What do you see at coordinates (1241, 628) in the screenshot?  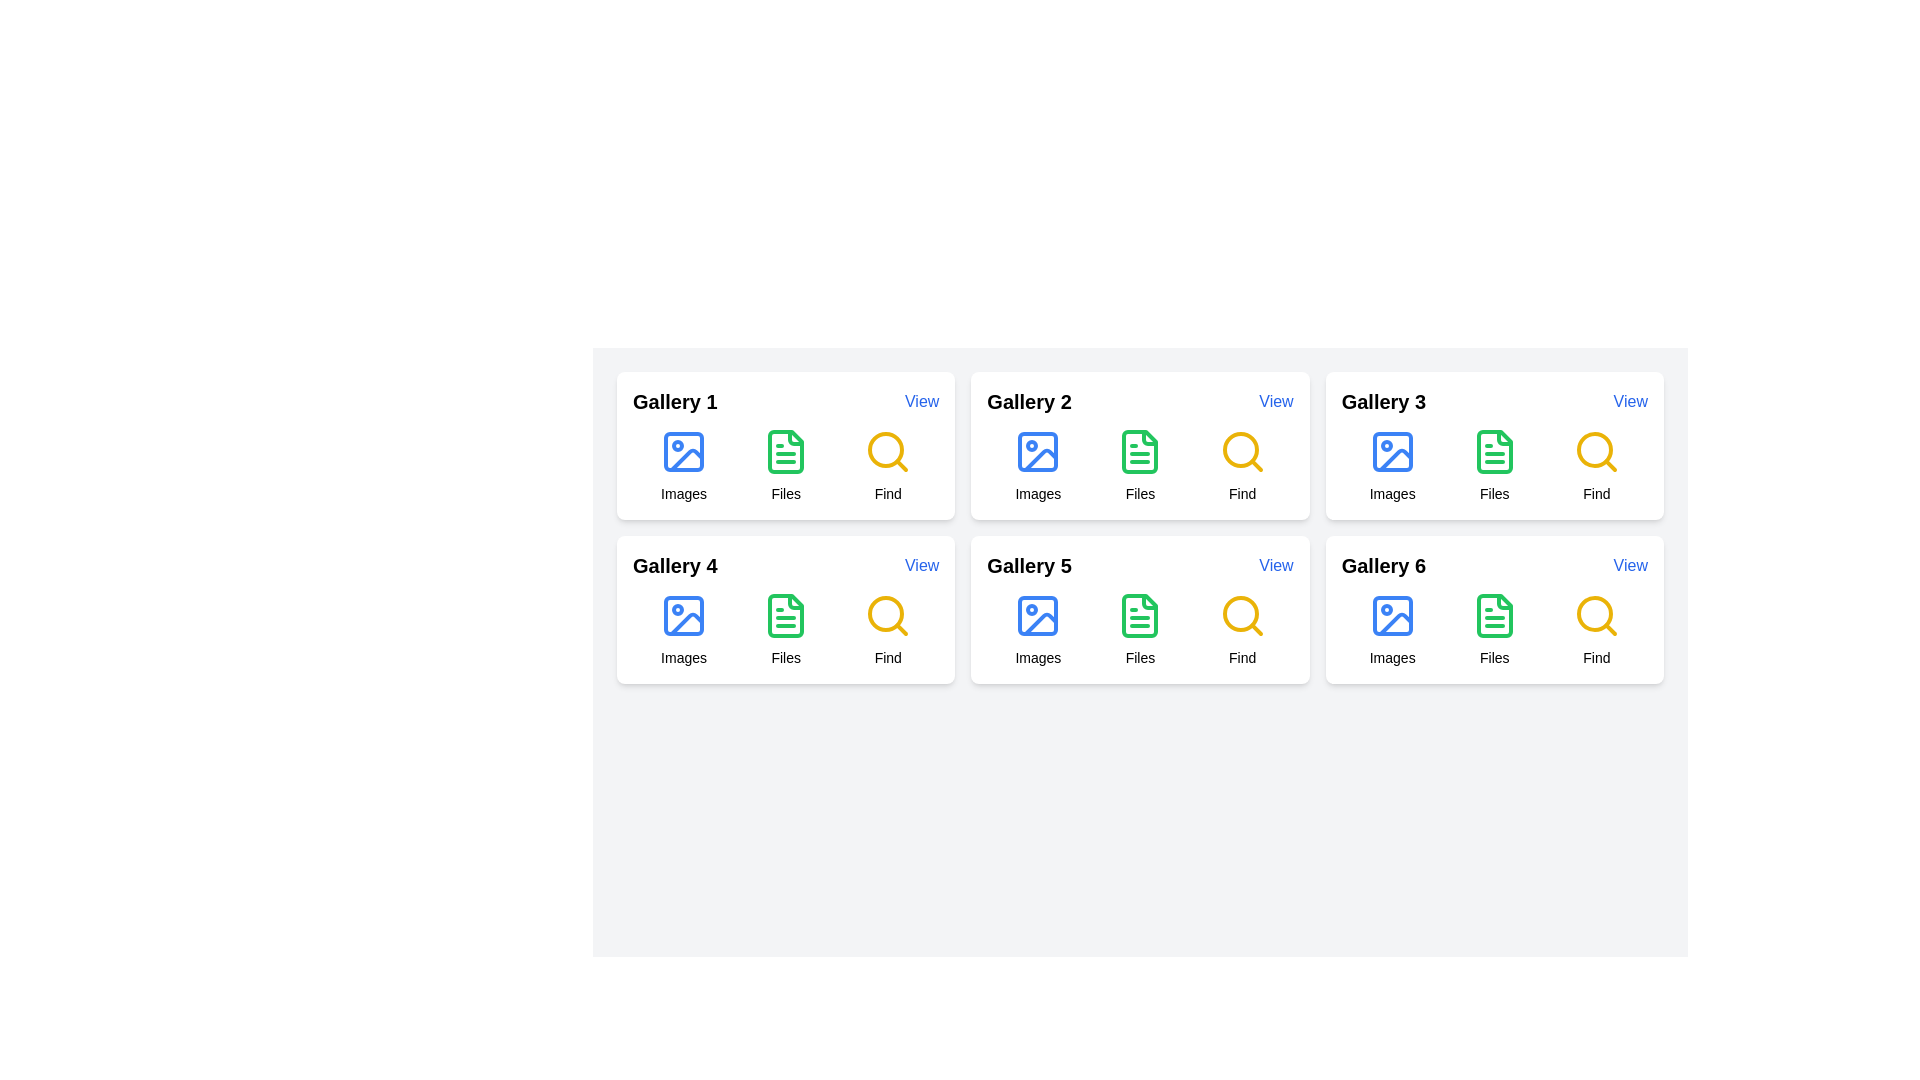 I see `the yellow magnifying glass icon with the text 'Find'` at bounding box center [1241, 628].